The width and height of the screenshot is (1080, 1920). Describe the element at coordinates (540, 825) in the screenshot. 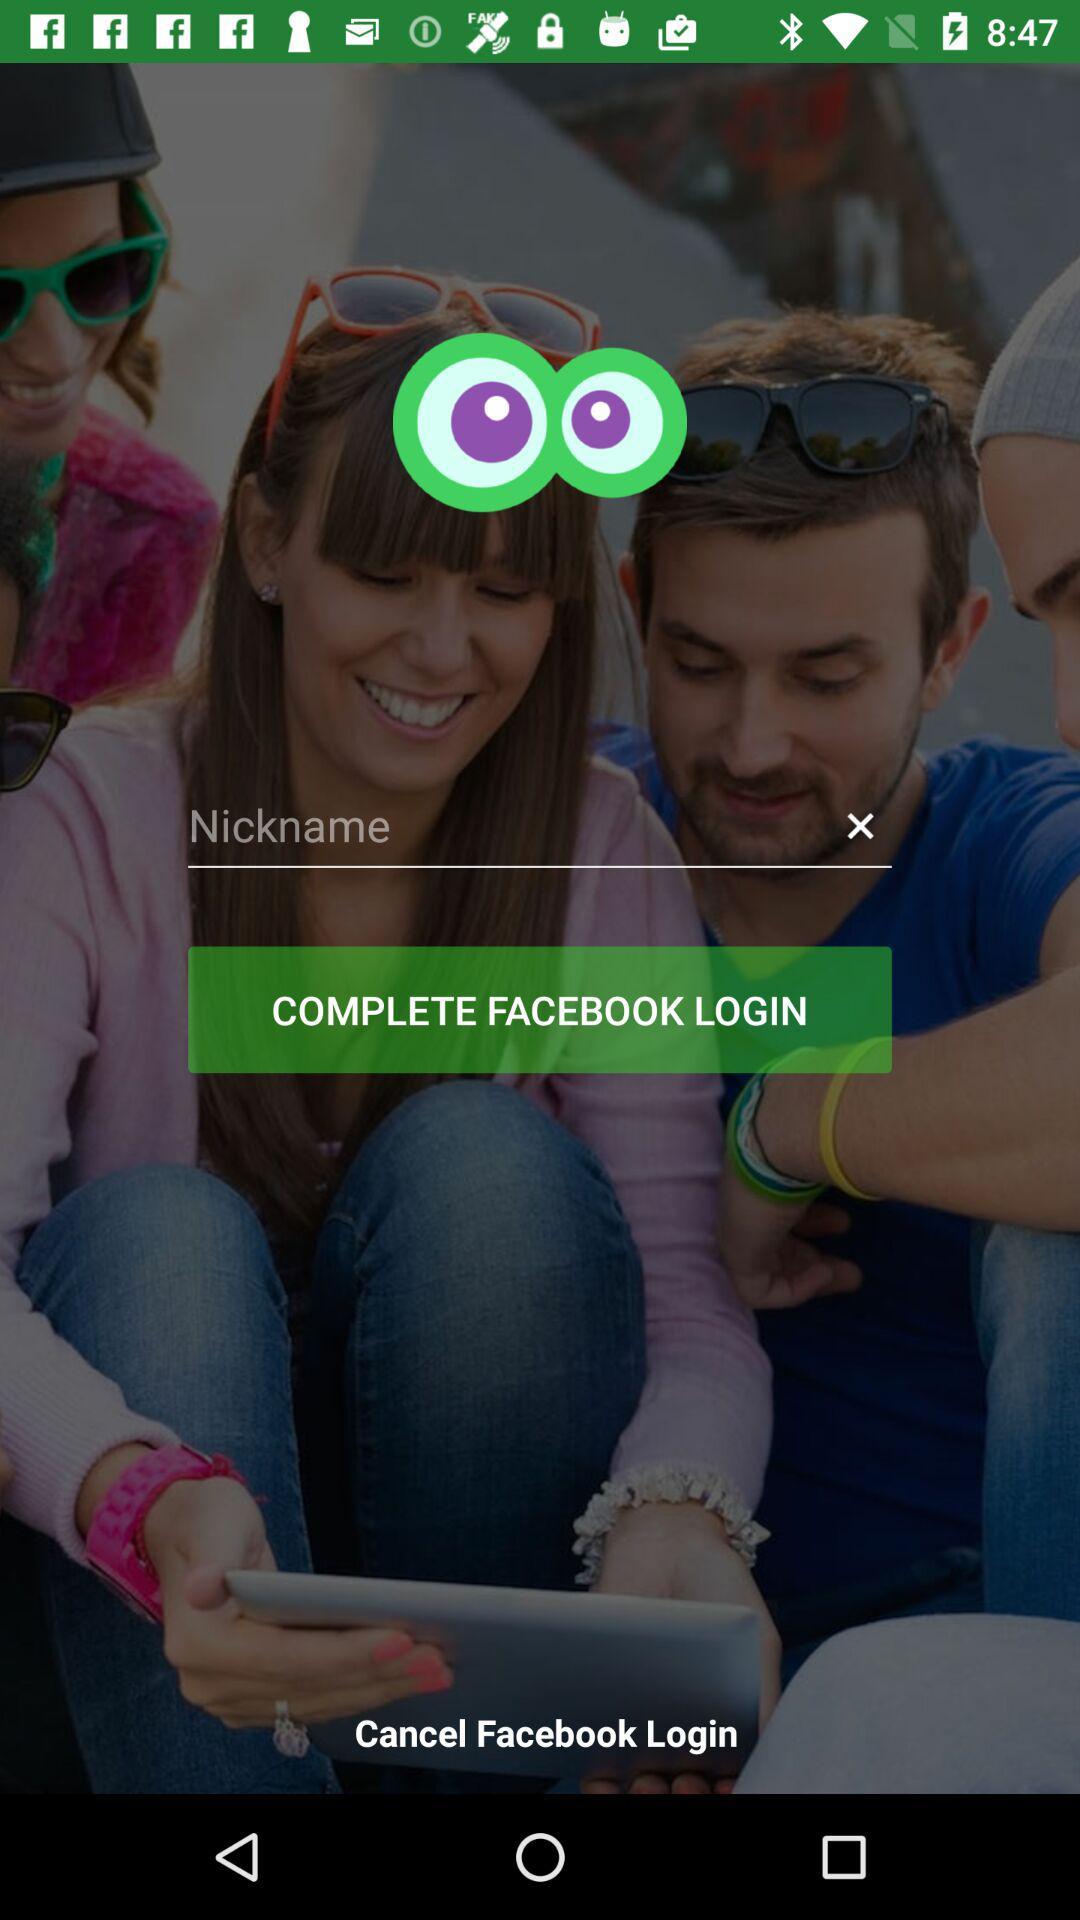

I see `bet name` at that location.